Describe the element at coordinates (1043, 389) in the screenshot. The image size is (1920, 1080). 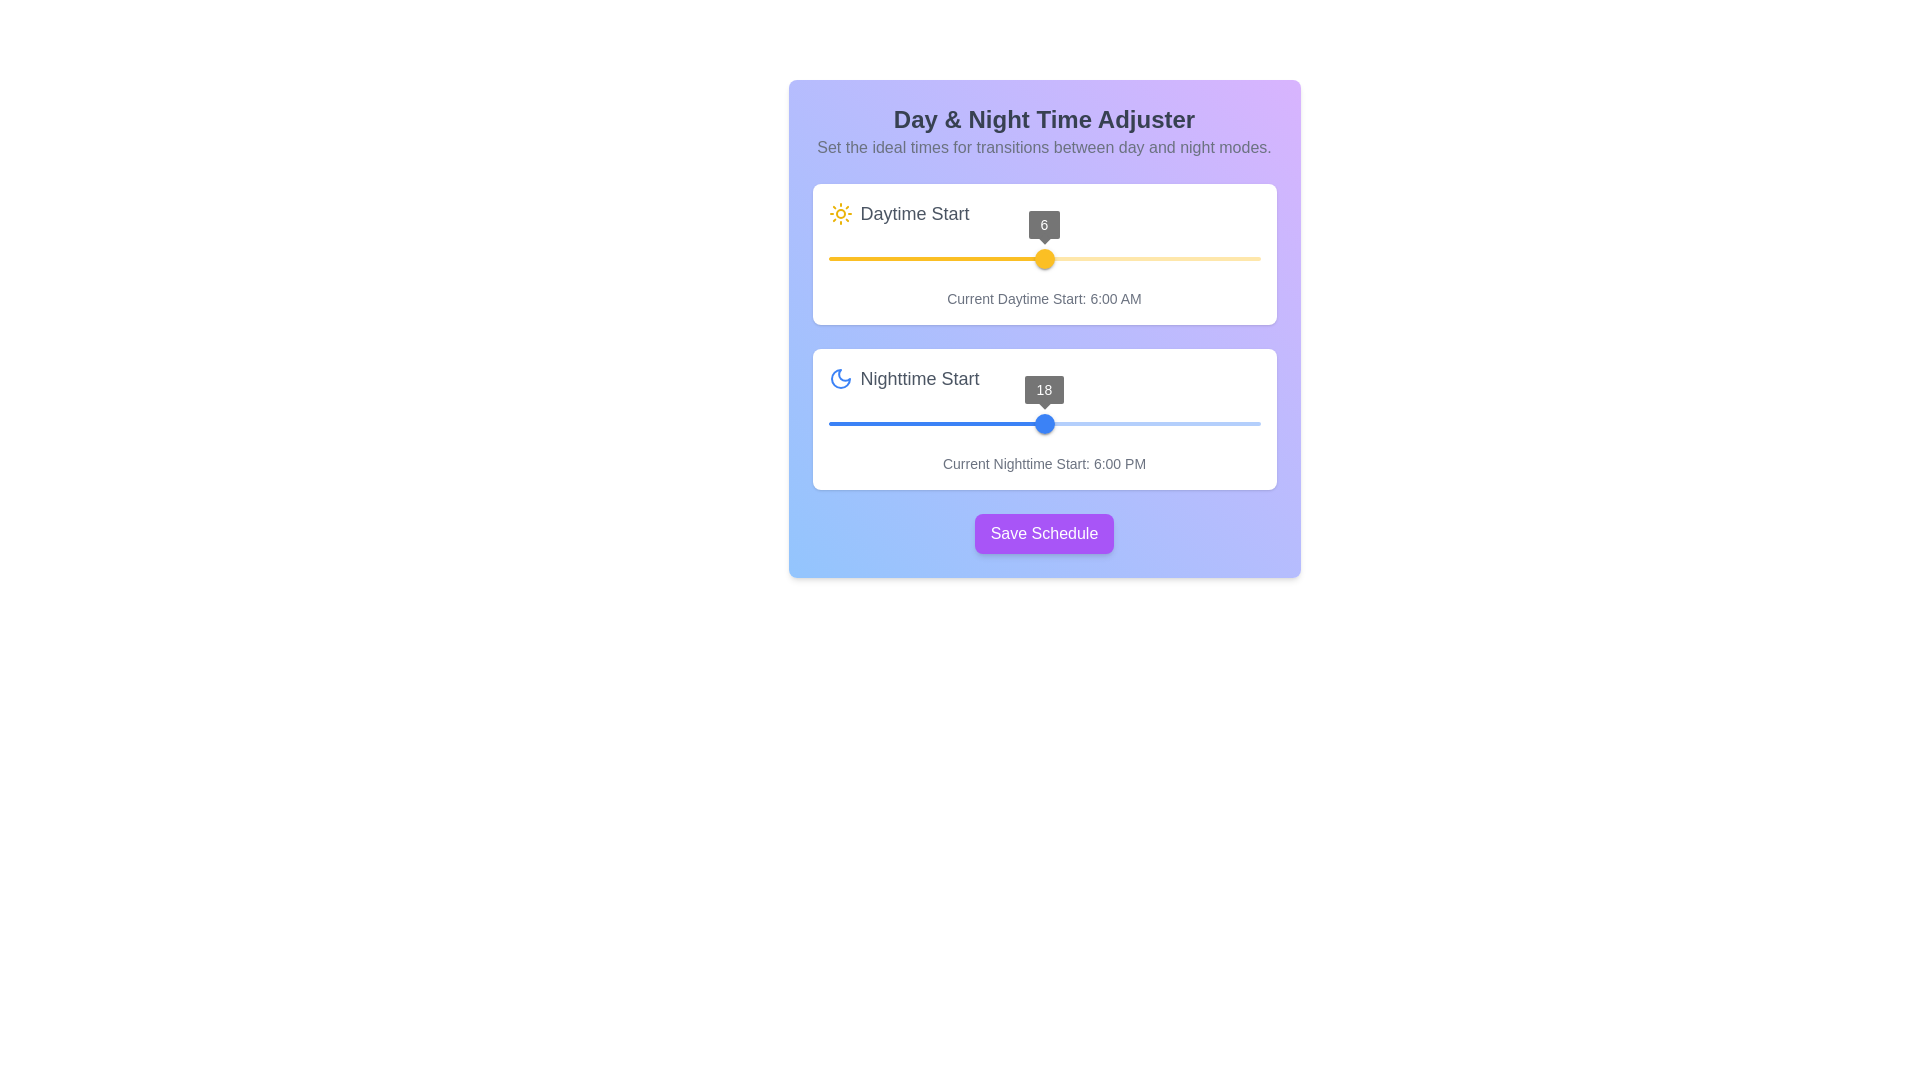
I see `the circular tooltip indicator displaying the numeric value '18' within the 'Nighttime Start' slider component, positioned above the blue slider thumb` at that location.